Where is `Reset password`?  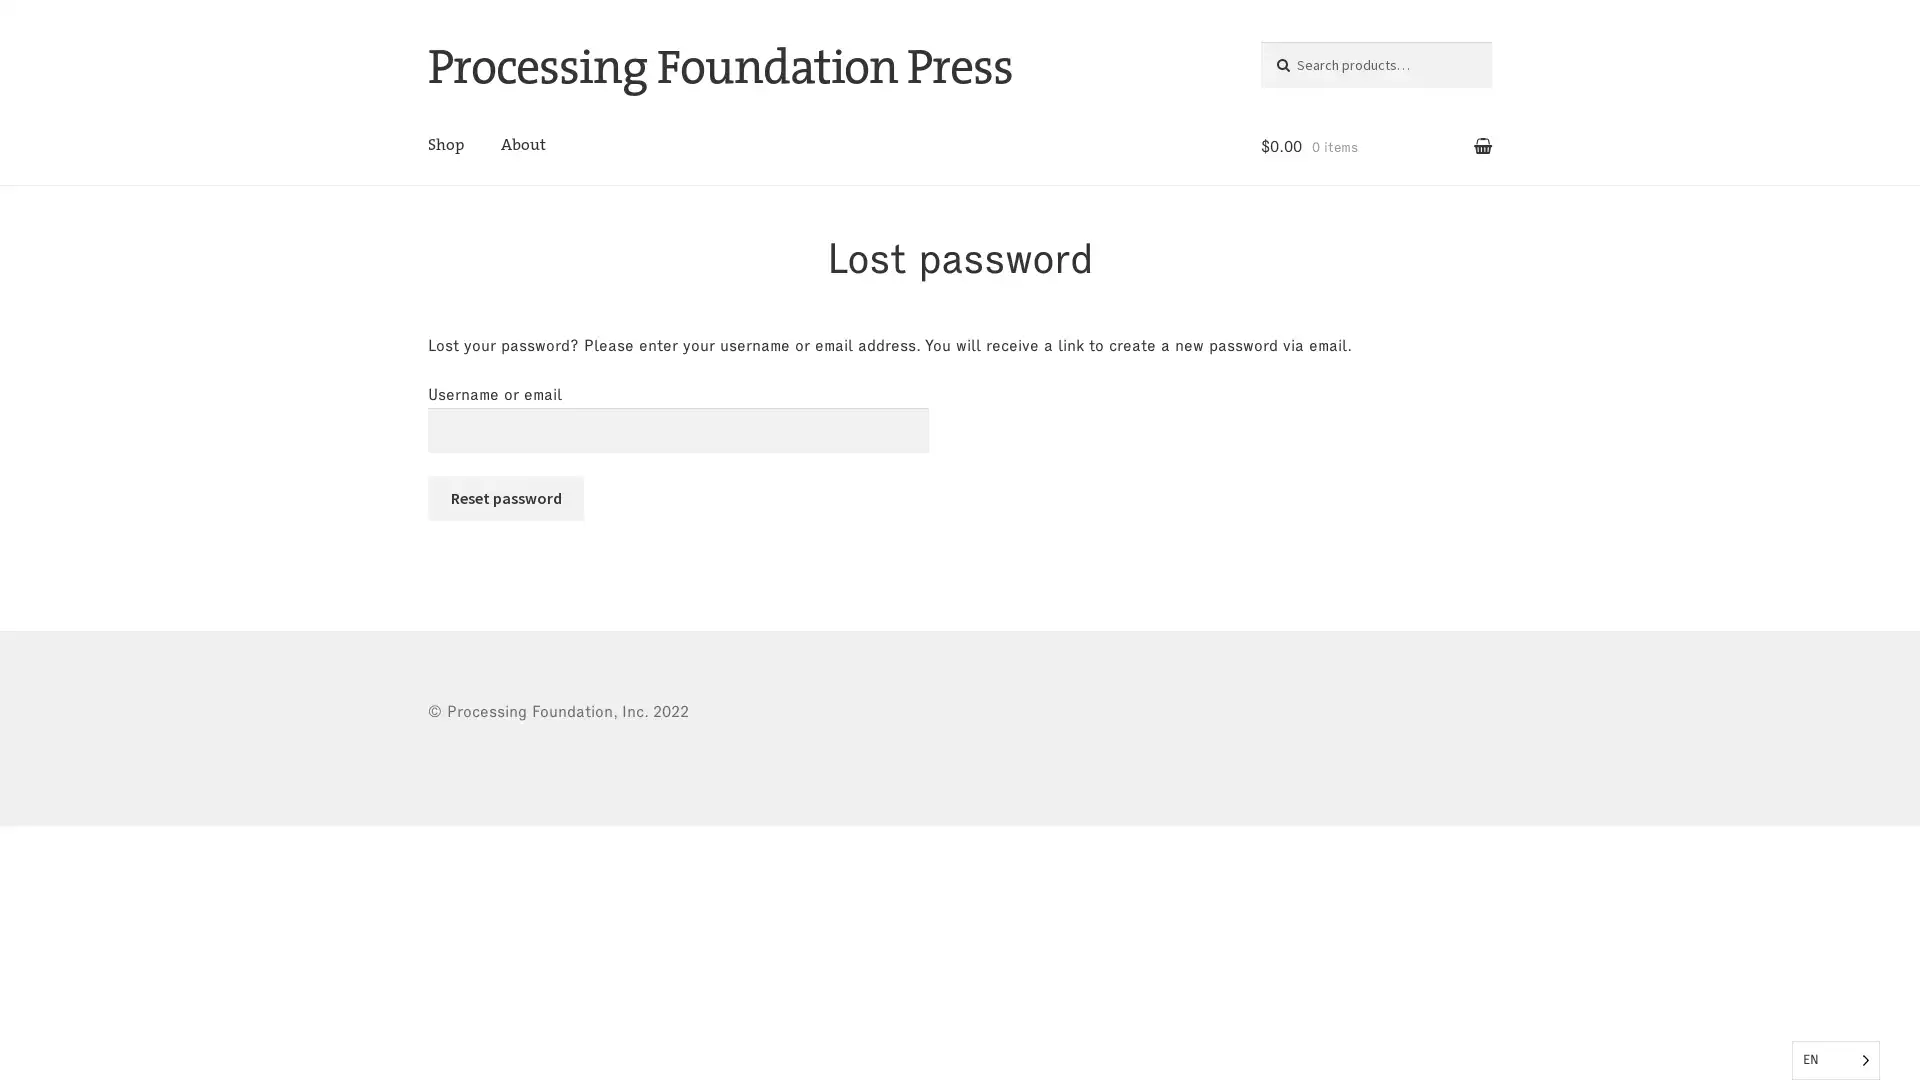 Reset password is located at coordinates (505, 496).